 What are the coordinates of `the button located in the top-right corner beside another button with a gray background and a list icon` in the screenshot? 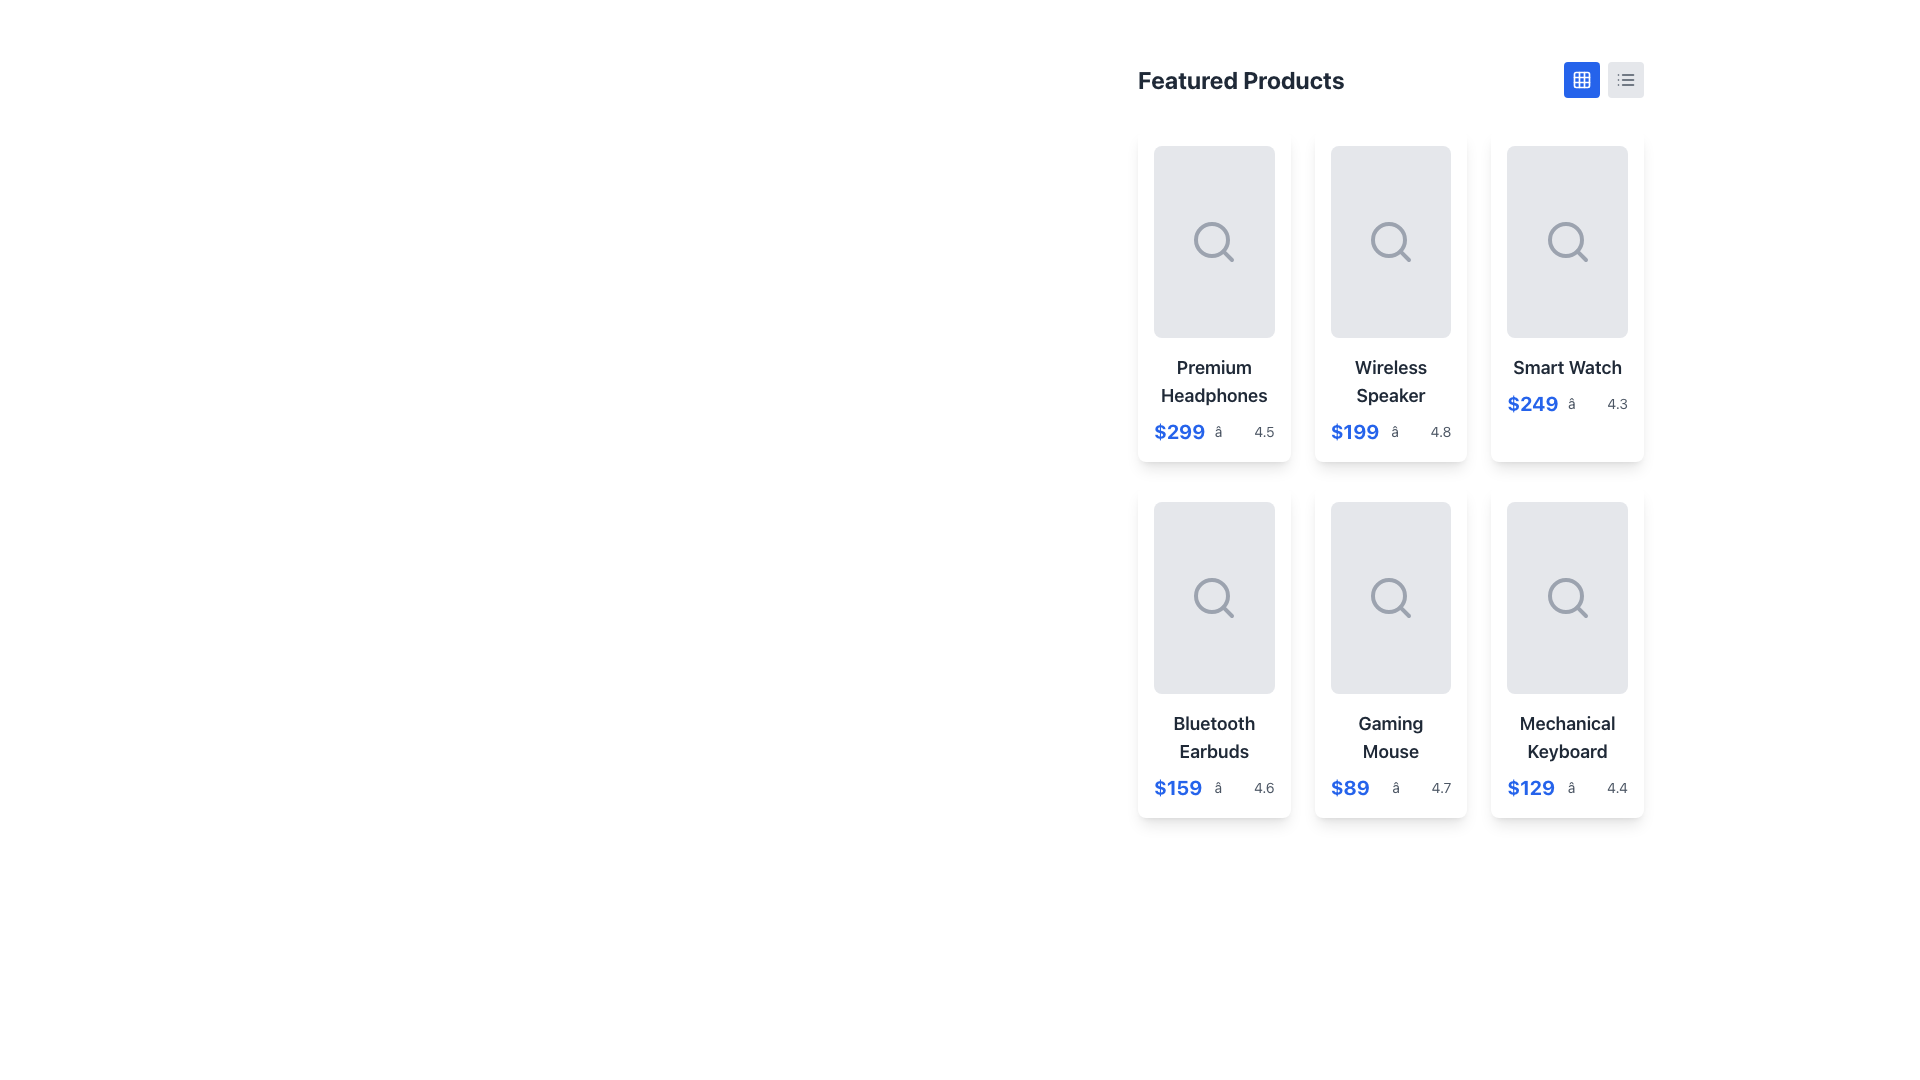 It's located at (1581, 79).